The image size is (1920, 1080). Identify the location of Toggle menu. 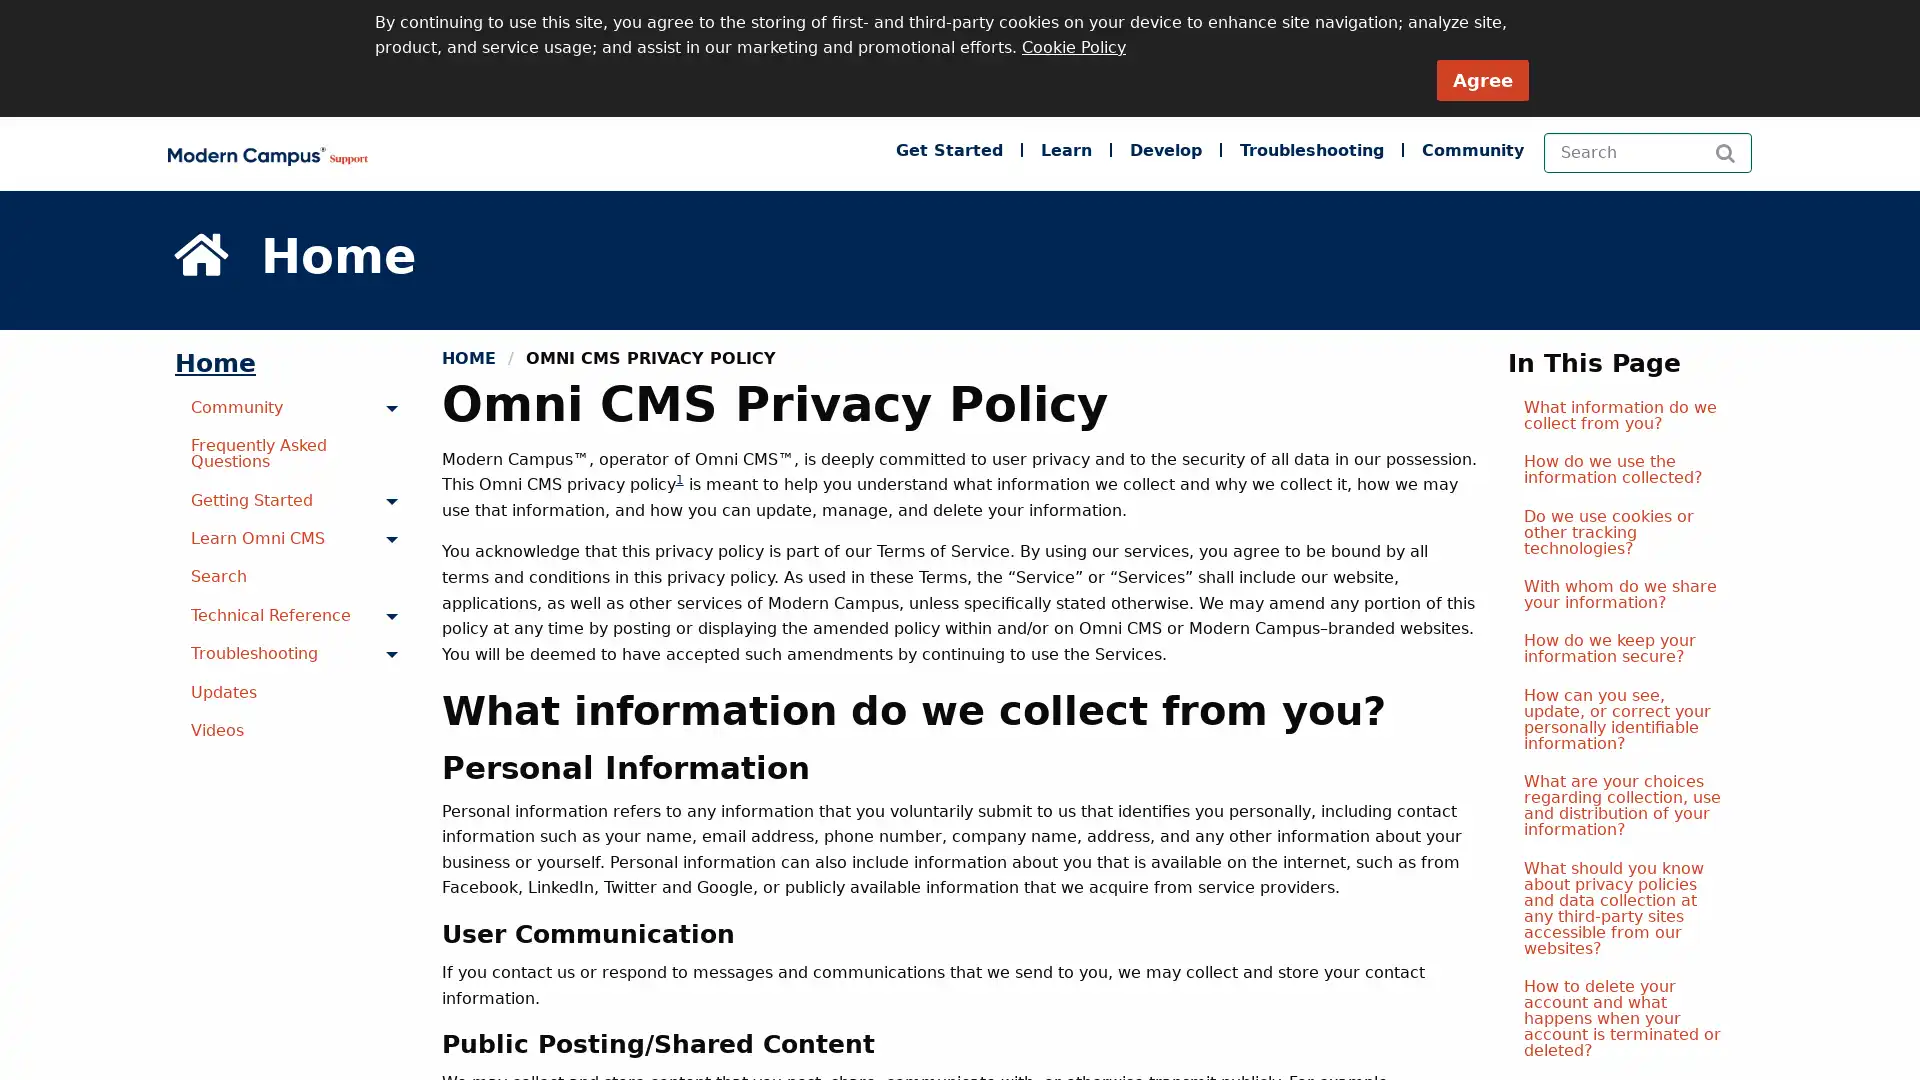
(390, 407).